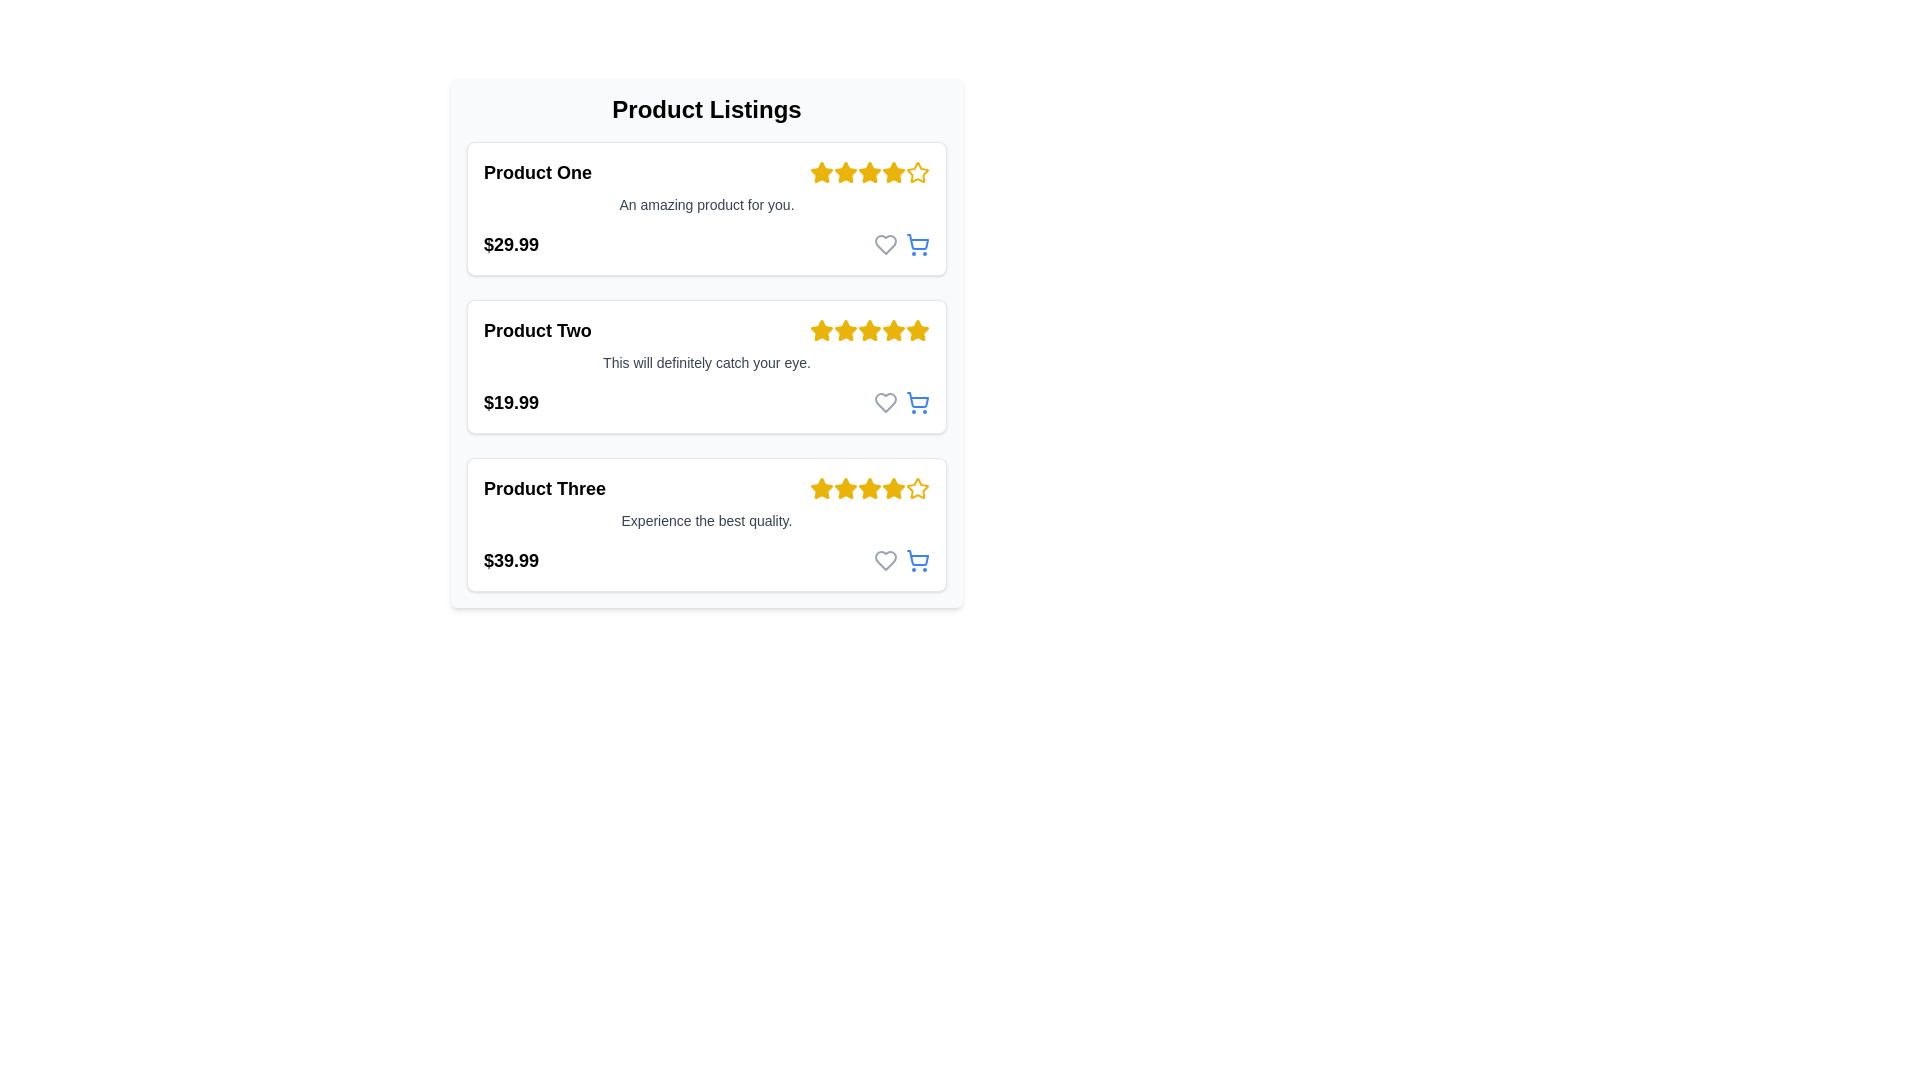  What do you see at coordinates (901, 560) in the screenshot?
I see `the cart icon located in the bottom-right corner of the 'Product Three' card` at bounding box center [901, 560].